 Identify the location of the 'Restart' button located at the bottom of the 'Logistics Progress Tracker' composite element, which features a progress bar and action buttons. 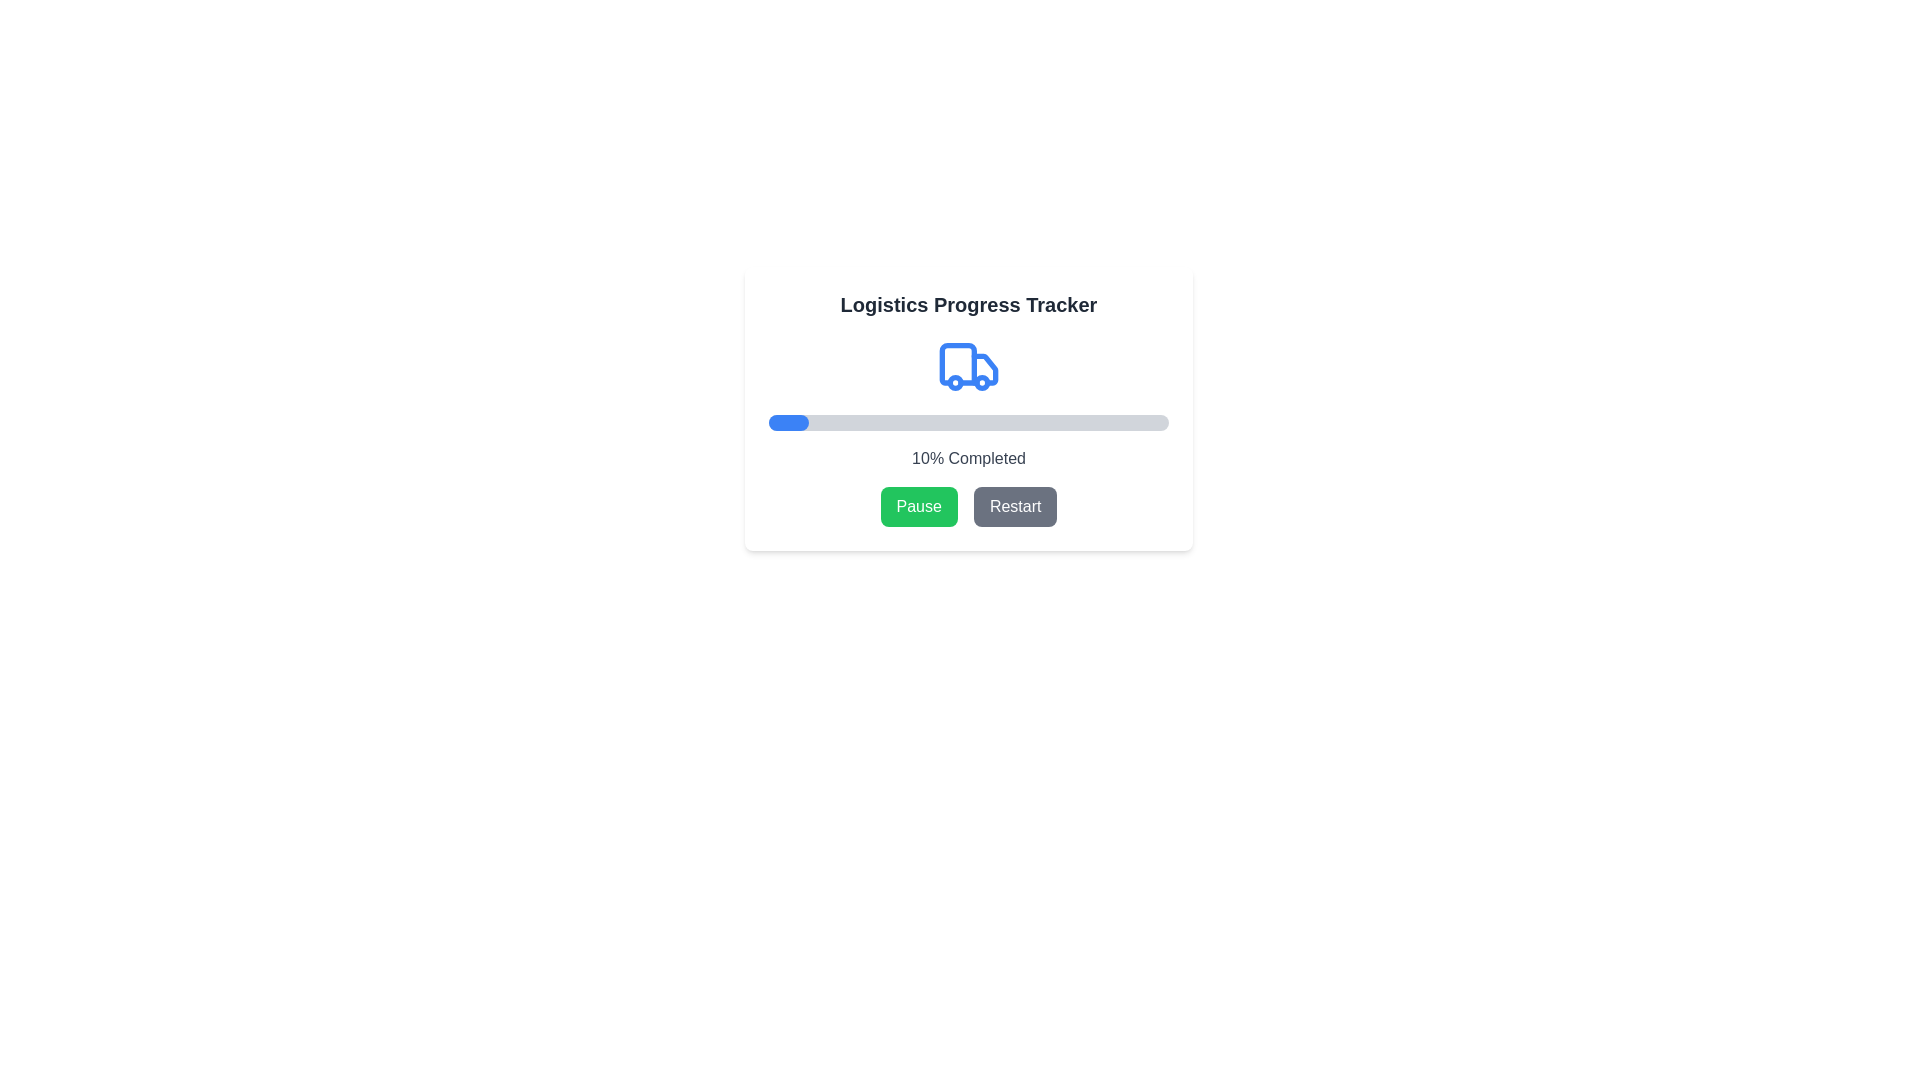
(969, 407).